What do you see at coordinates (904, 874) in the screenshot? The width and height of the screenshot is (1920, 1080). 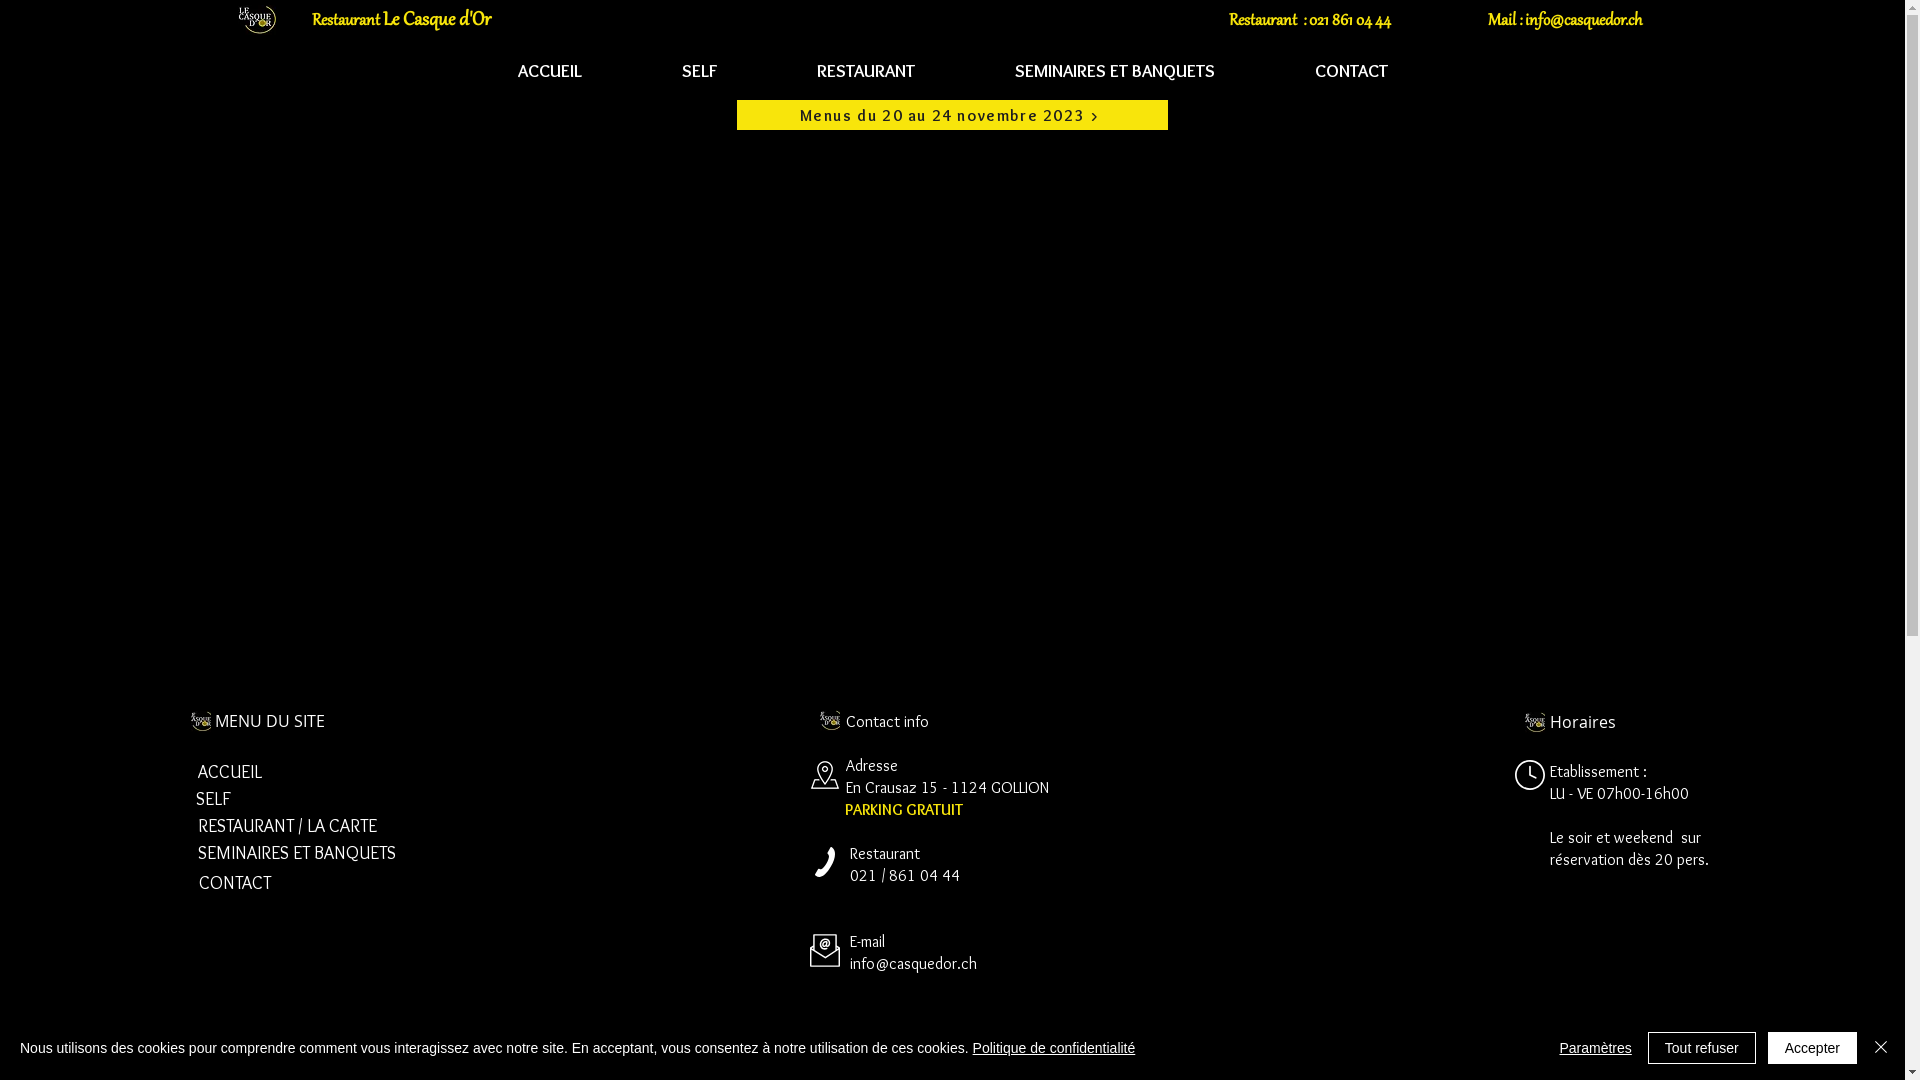 I see `'021 / 861 04 44'` at bounding box center [904, 874].